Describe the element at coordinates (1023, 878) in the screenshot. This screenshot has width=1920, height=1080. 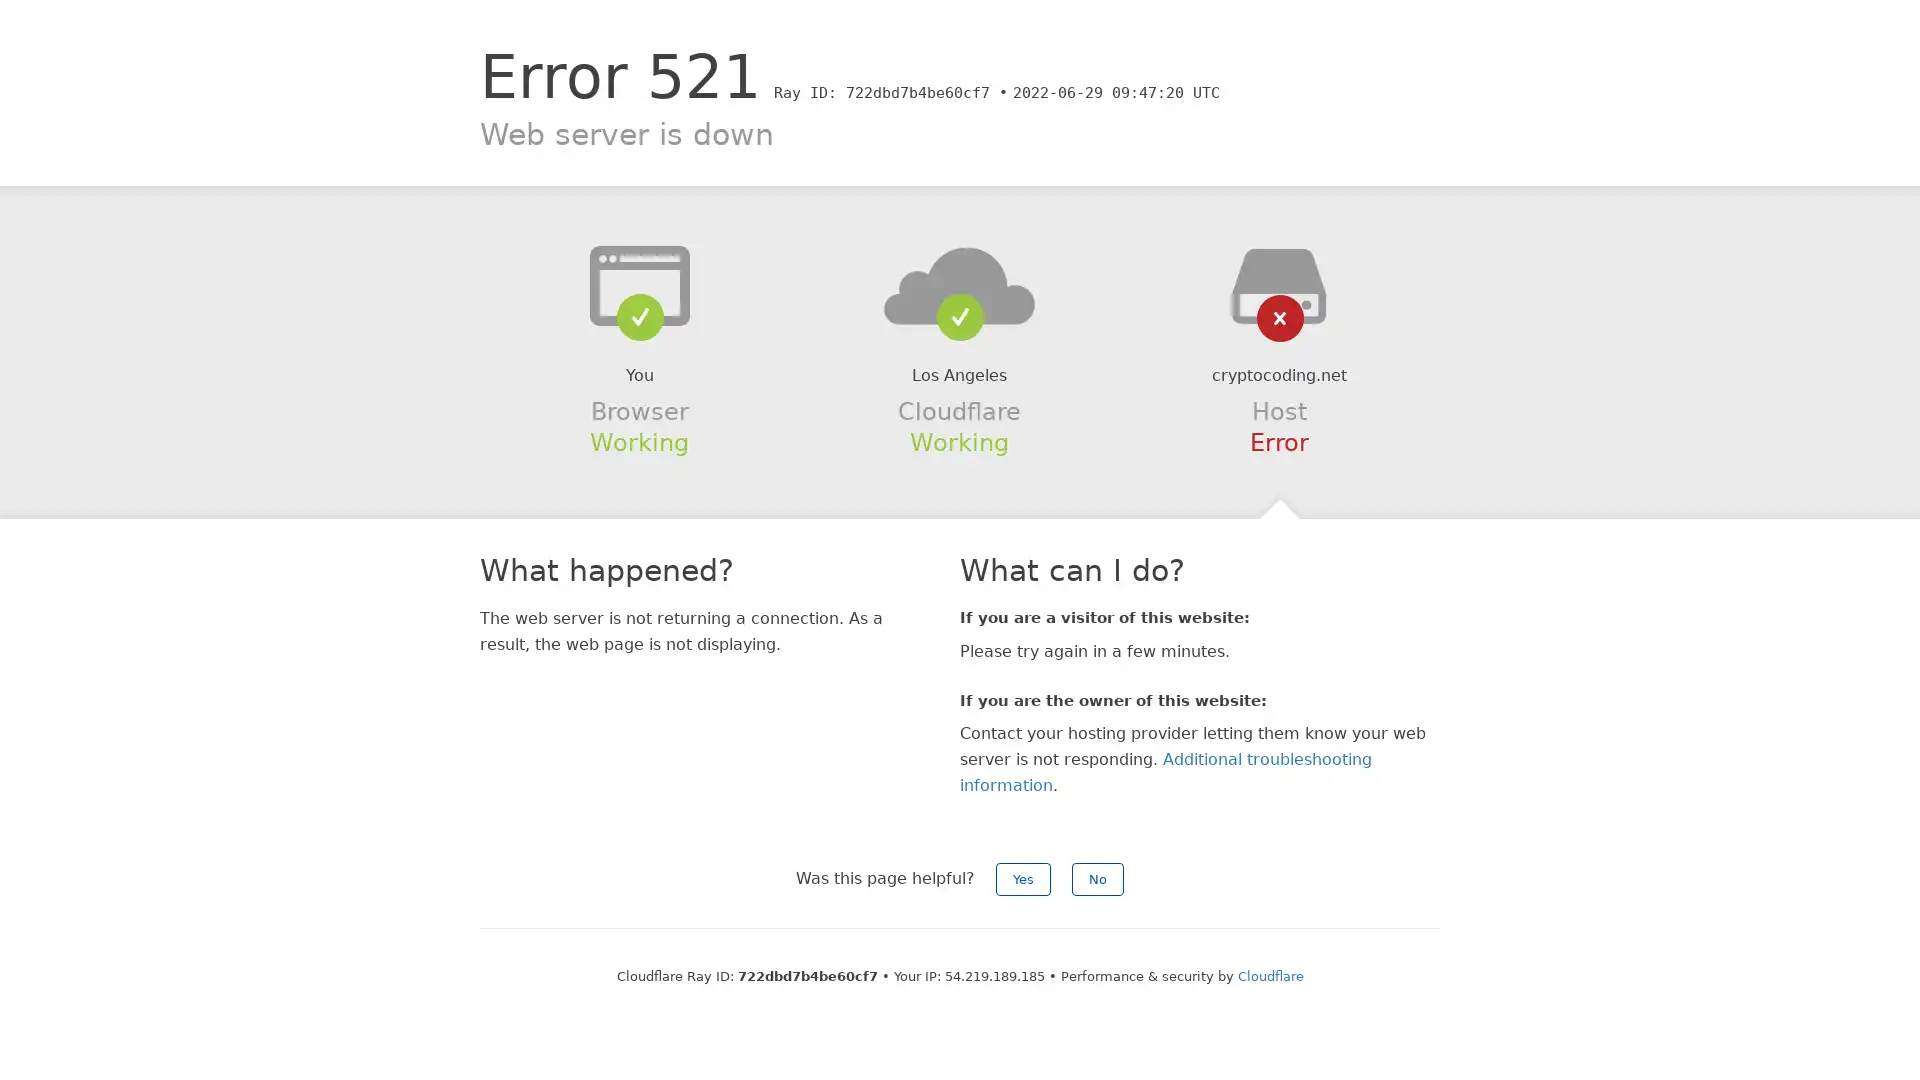
I see `Yes` at that location.